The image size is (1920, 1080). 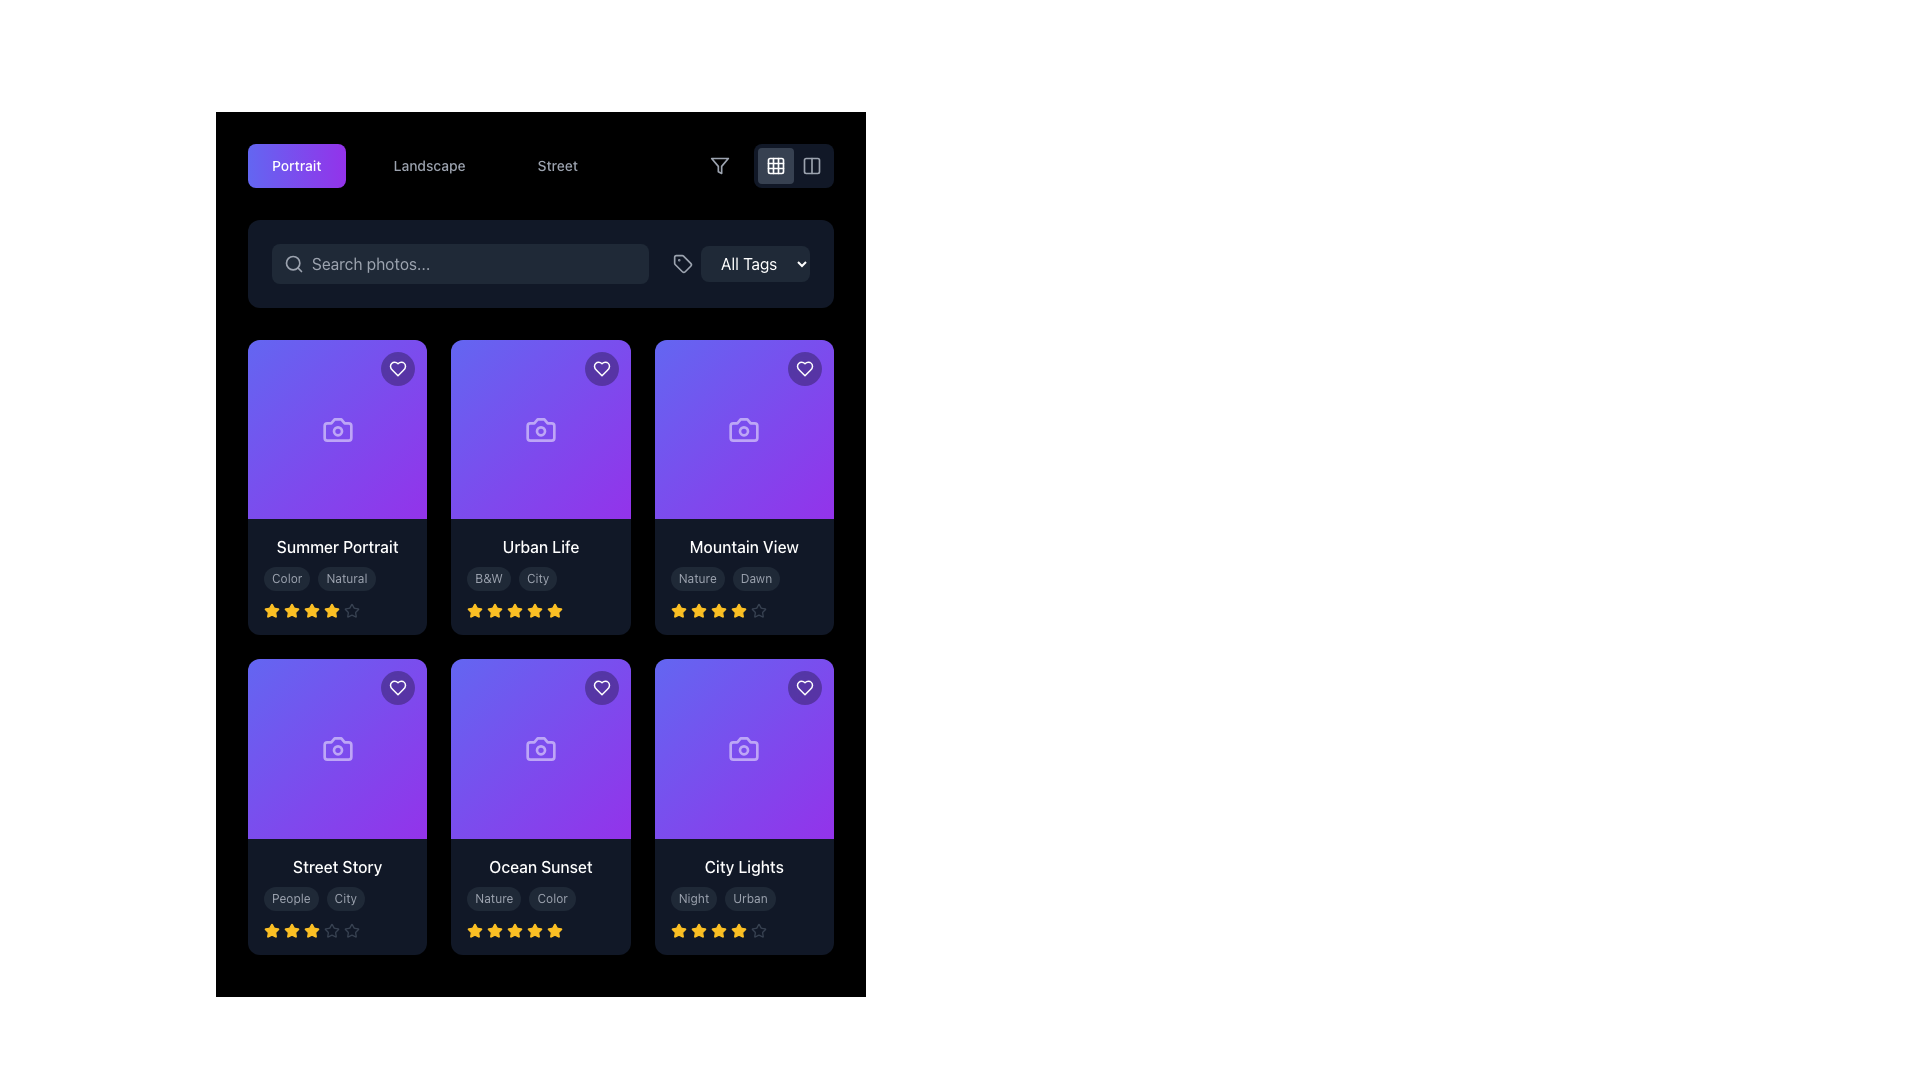 I want to click on the camera icon located within the purple tile labeled 'Ocean Sunset', positioned in the second row and second column of the visual grid layout, so click(x=541, y=748).